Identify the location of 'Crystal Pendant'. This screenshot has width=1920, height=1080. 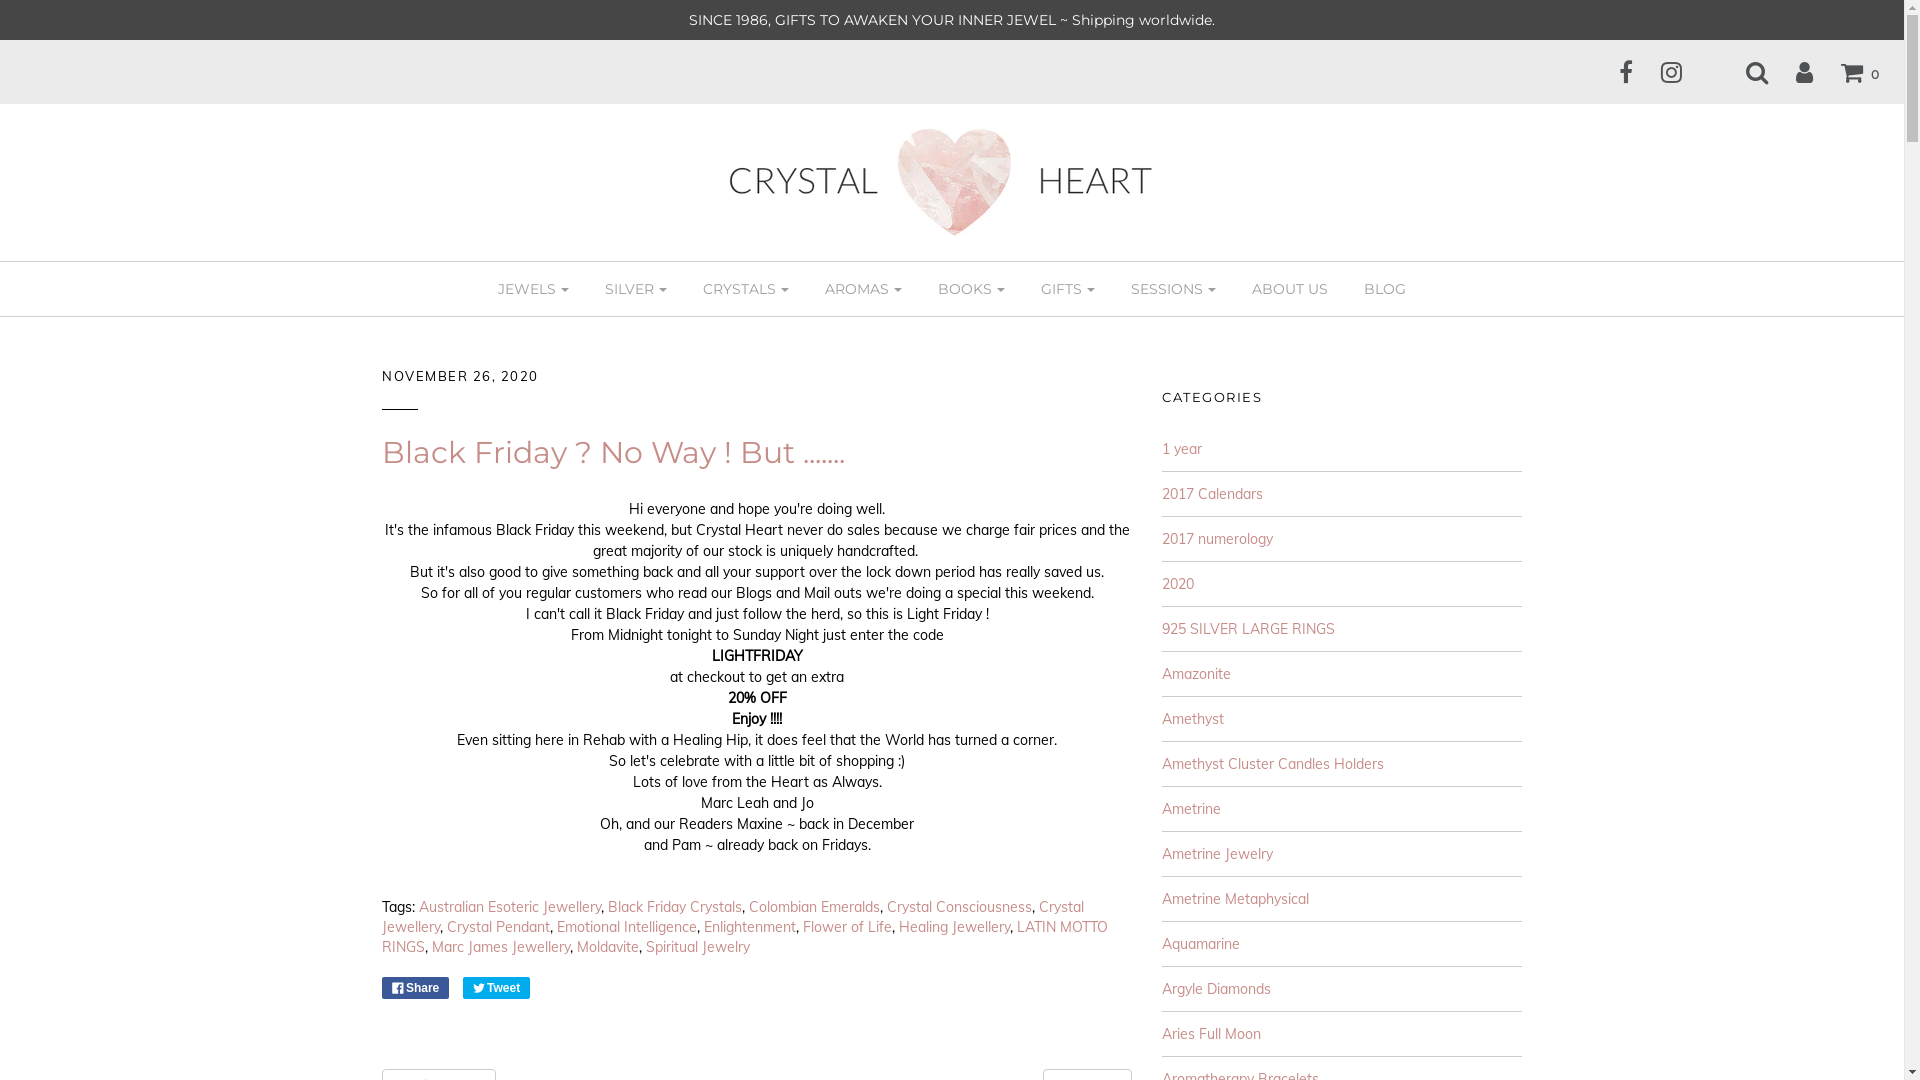
(445, 926).